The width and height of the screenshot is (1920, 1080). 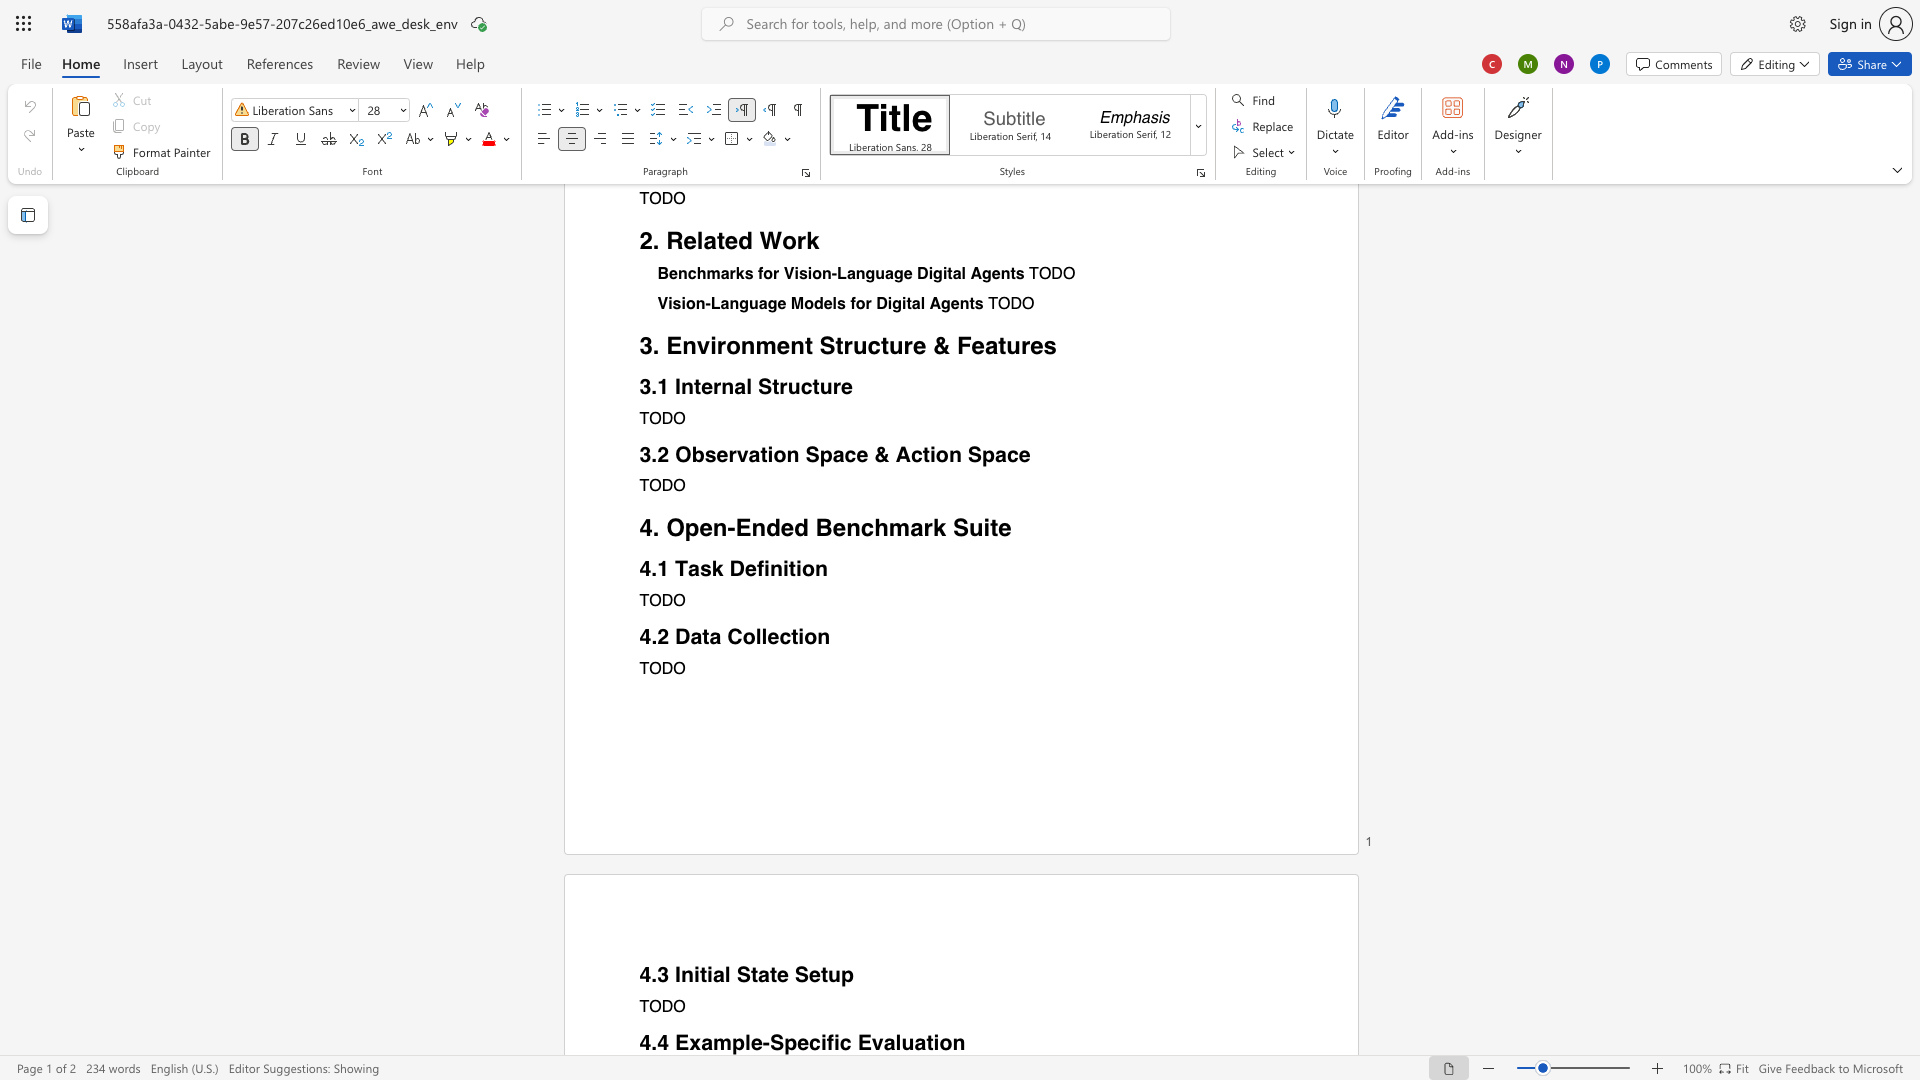 What do you see at coordinates (730, 1042) in the screenshot?
I see `the subset text "ple-Specif" within the text "4.4 Example-Specific Evaluation"` at bounding box center [730, 1042].